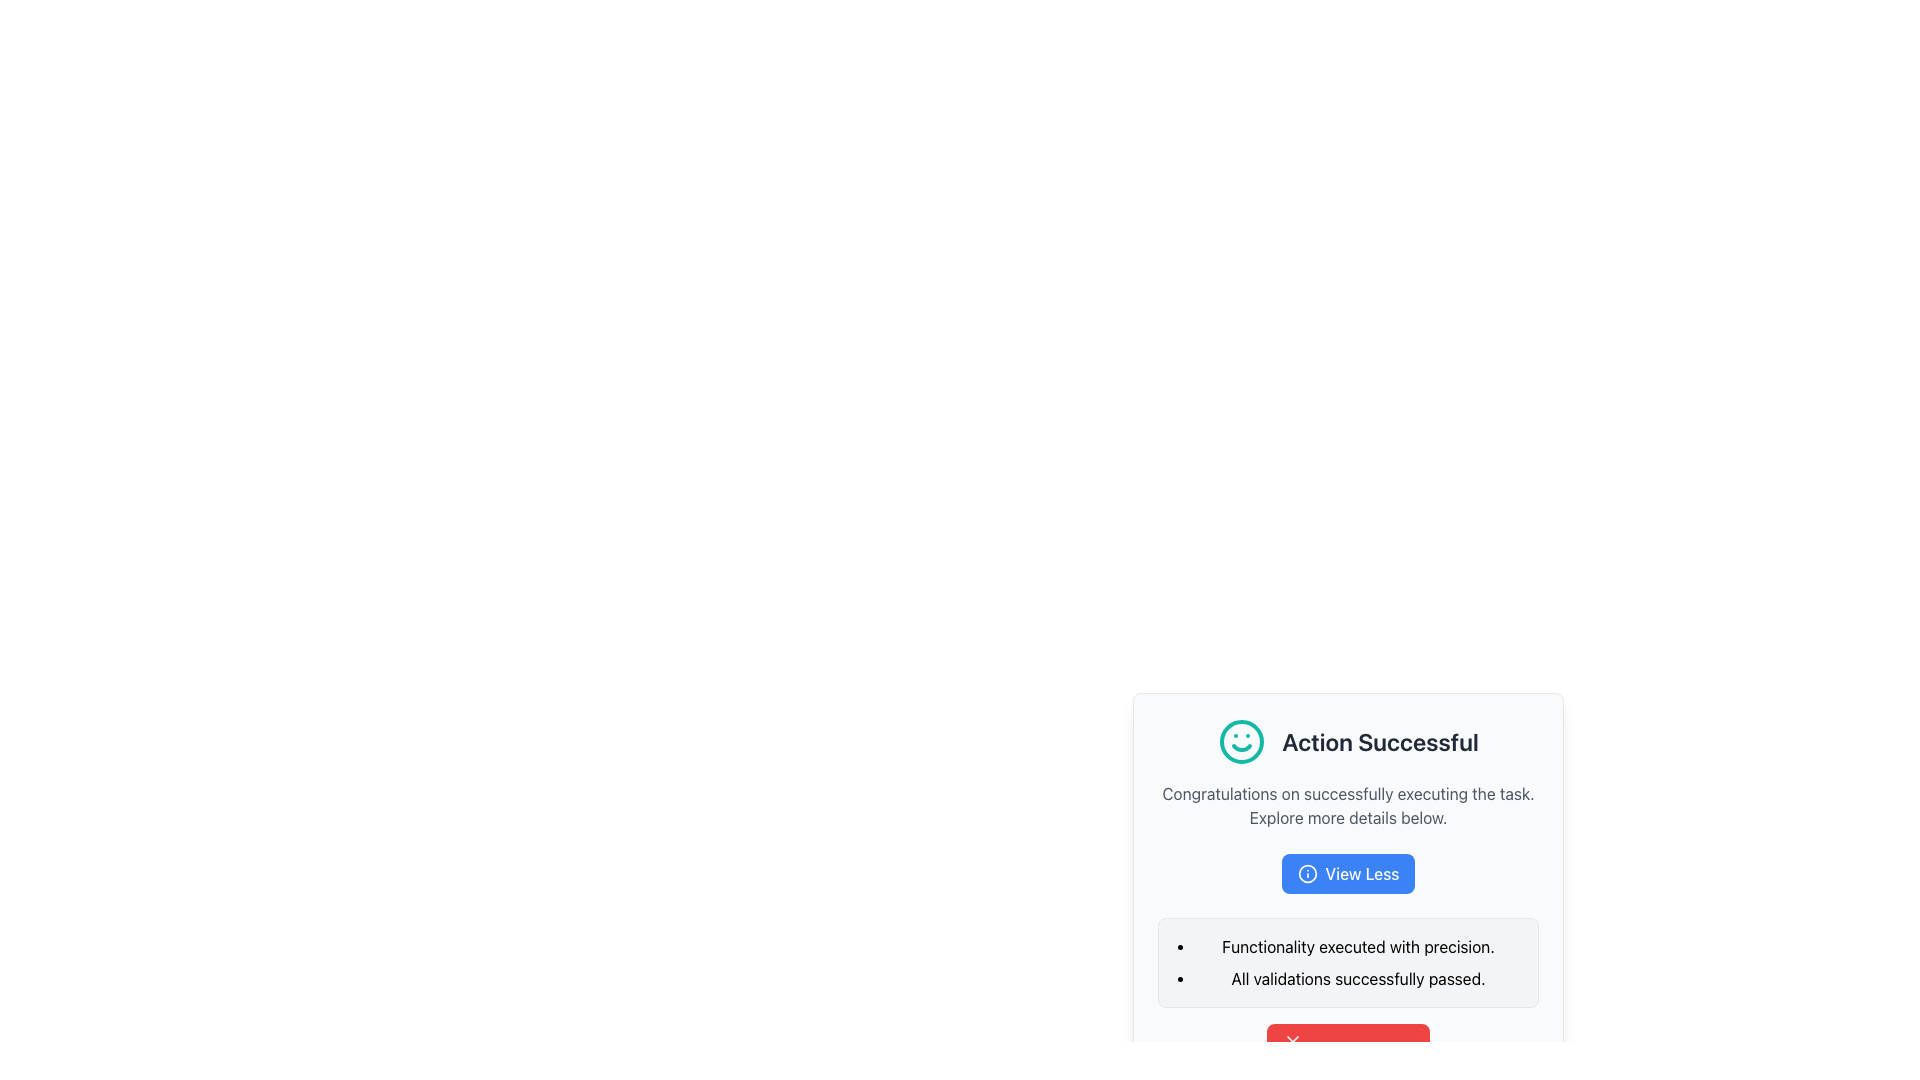  Describe the element at coordinates (1348, 855) in the screenshot. I see `text content of the modal dialog that displays a teal smiley face icon and the heading 'Action Successful'` at that location.